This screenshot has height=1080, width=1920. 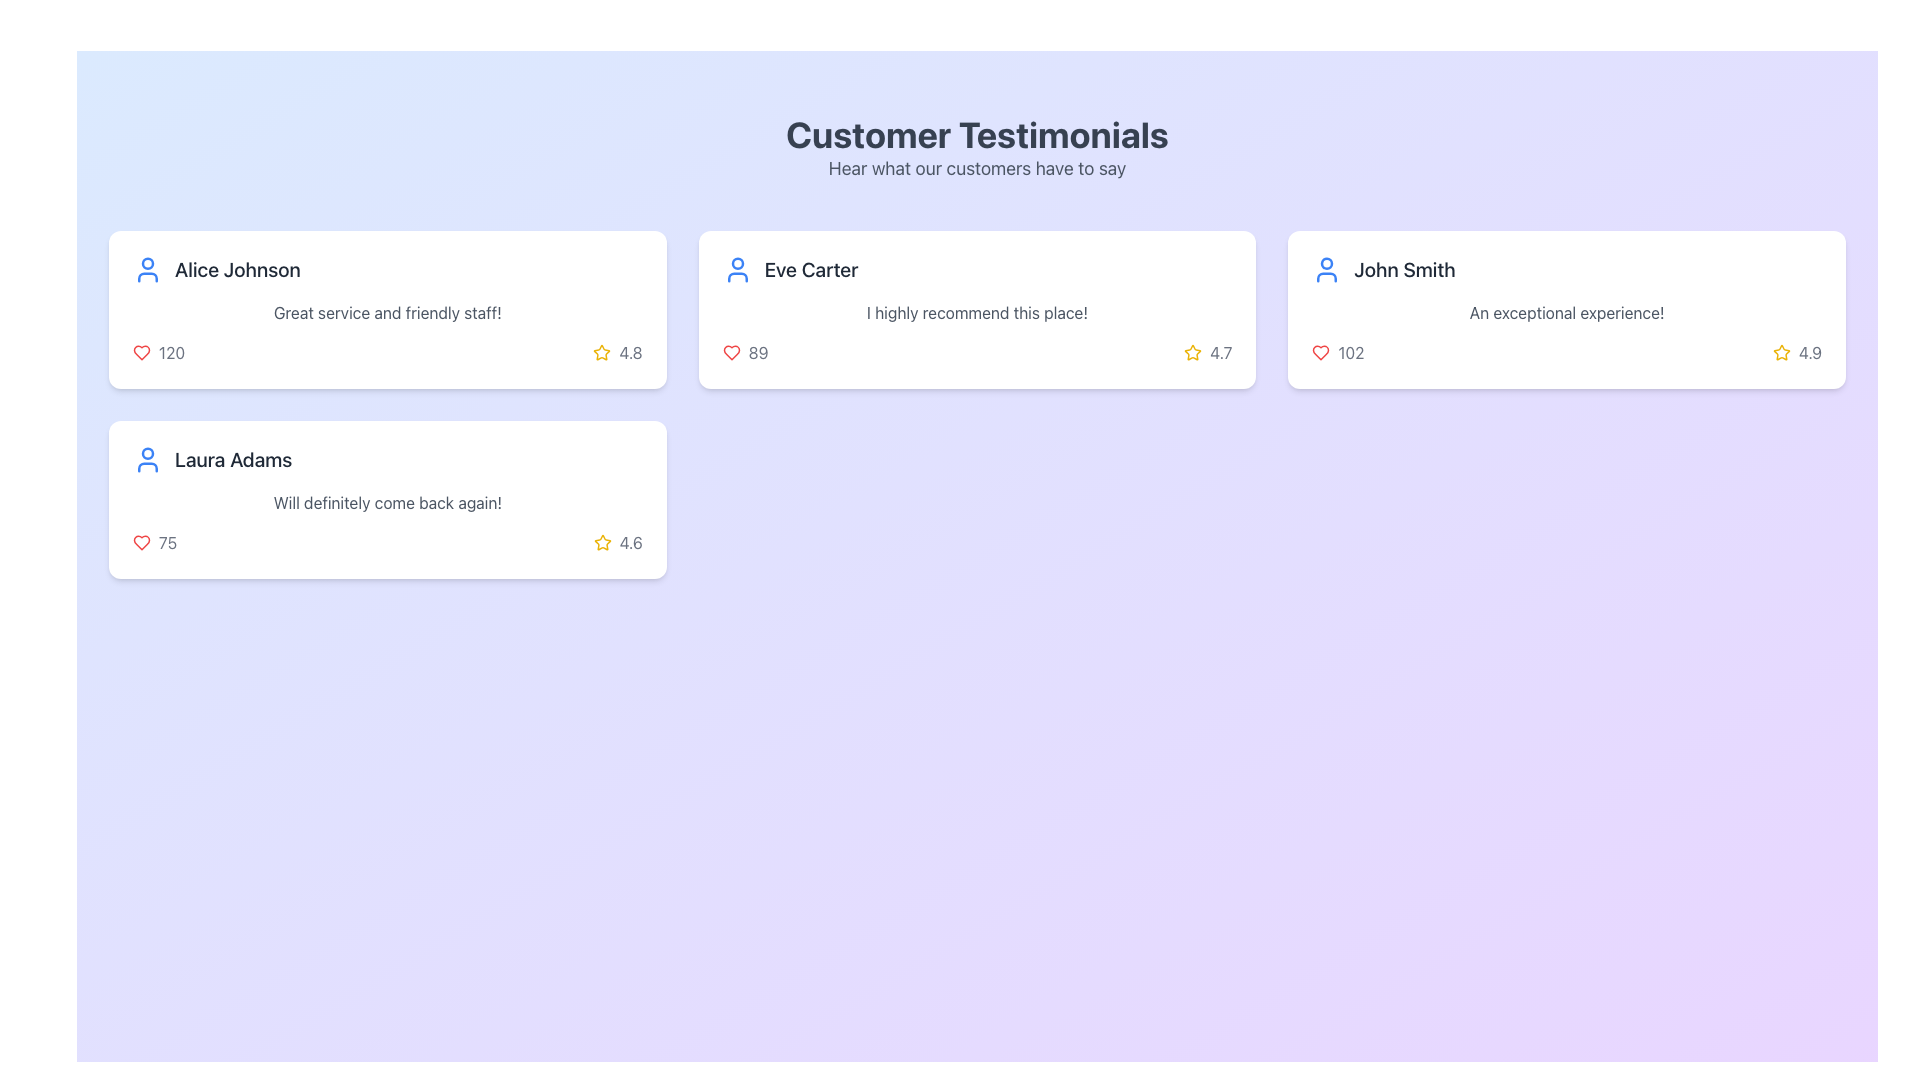 What do you see at coordinates (1220, 352) in the screenshot?
I see `text from the numerical rating score label located at the bottom right corner of the testimonial card for 'Eve Carter', next to the yellow star icon` at bounding box center [1220, 352].